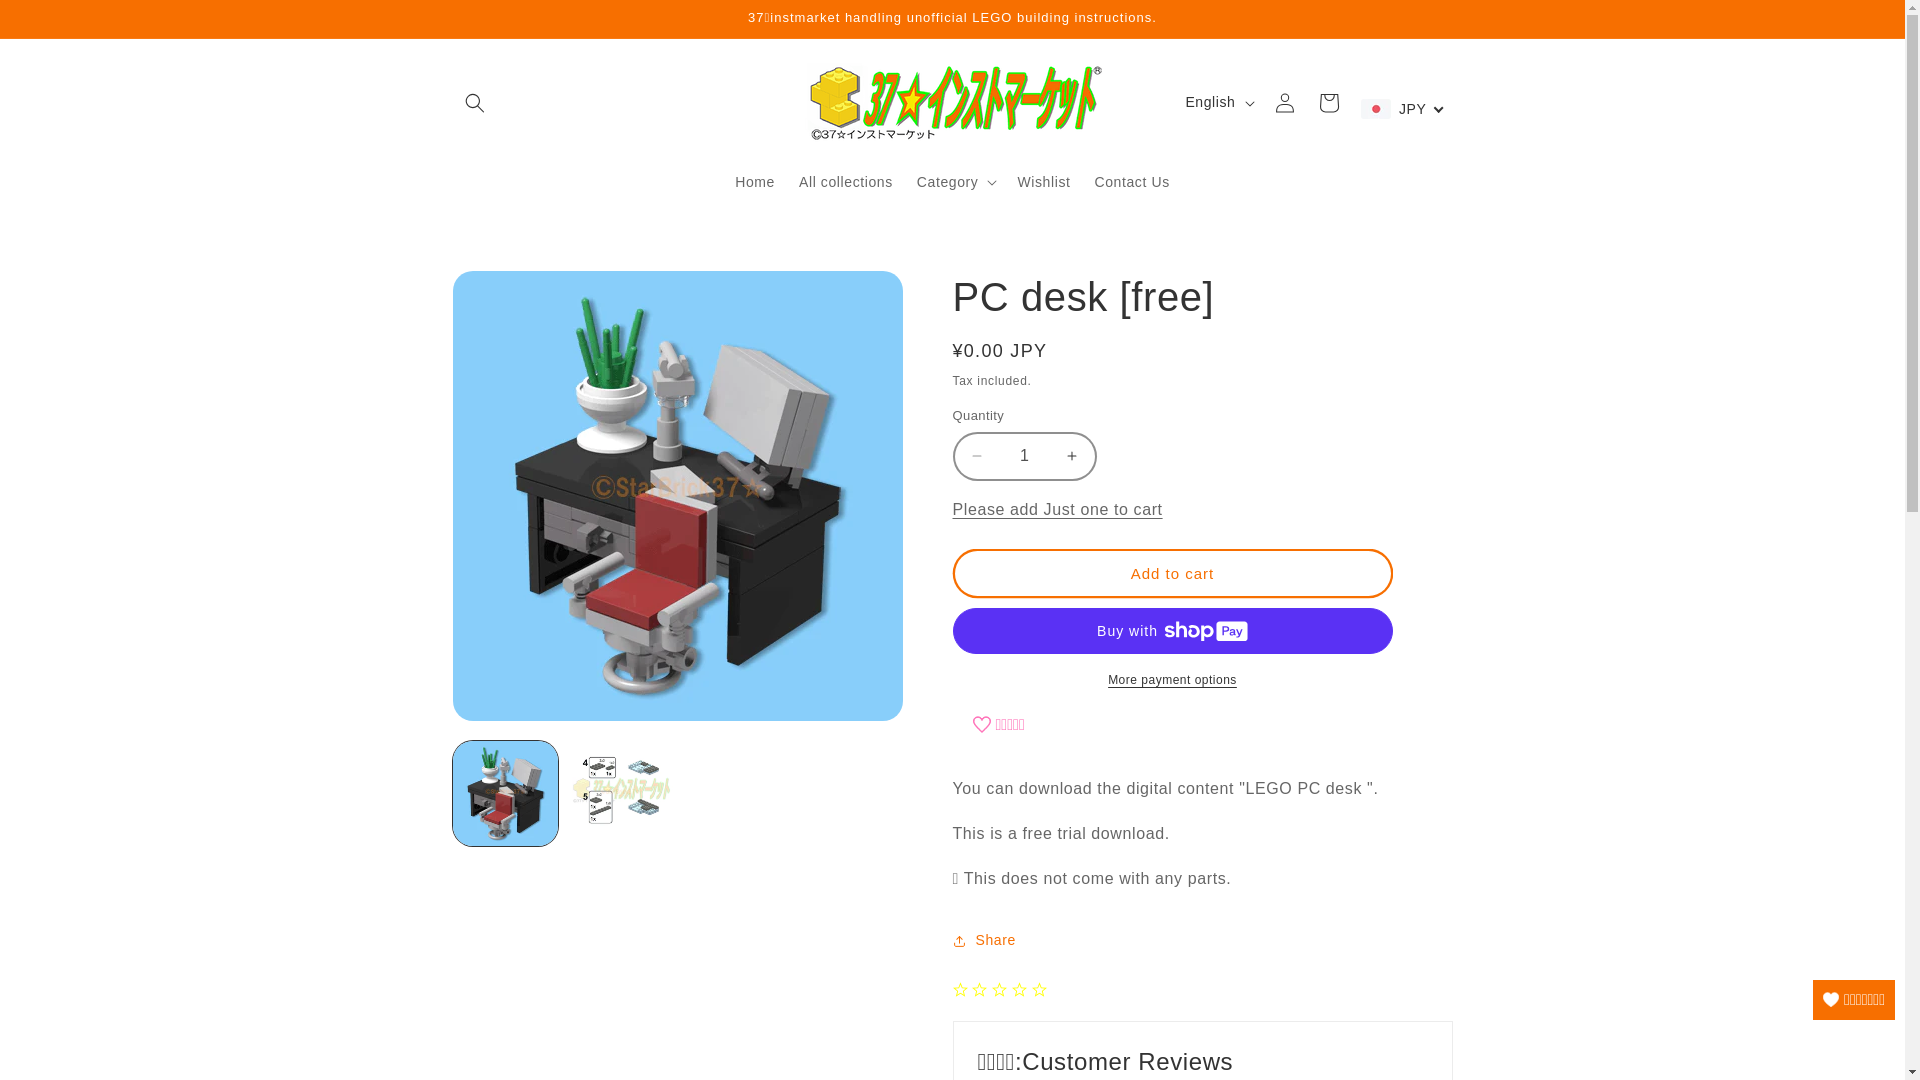  I want to click on 'Wishlist', so click(1042, 181).